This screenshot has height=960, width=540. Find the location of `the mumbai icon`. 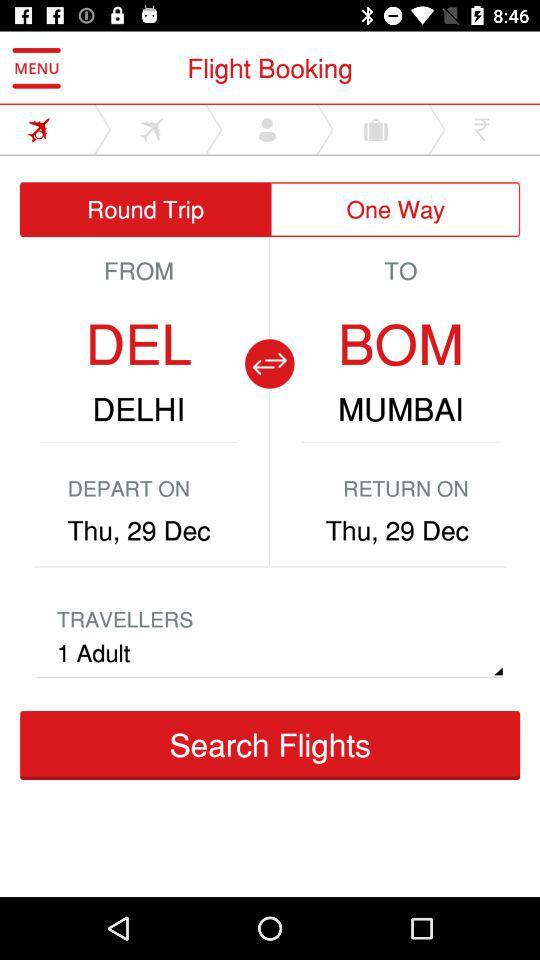

the mumbai icon is located at coordinates (400, 408).